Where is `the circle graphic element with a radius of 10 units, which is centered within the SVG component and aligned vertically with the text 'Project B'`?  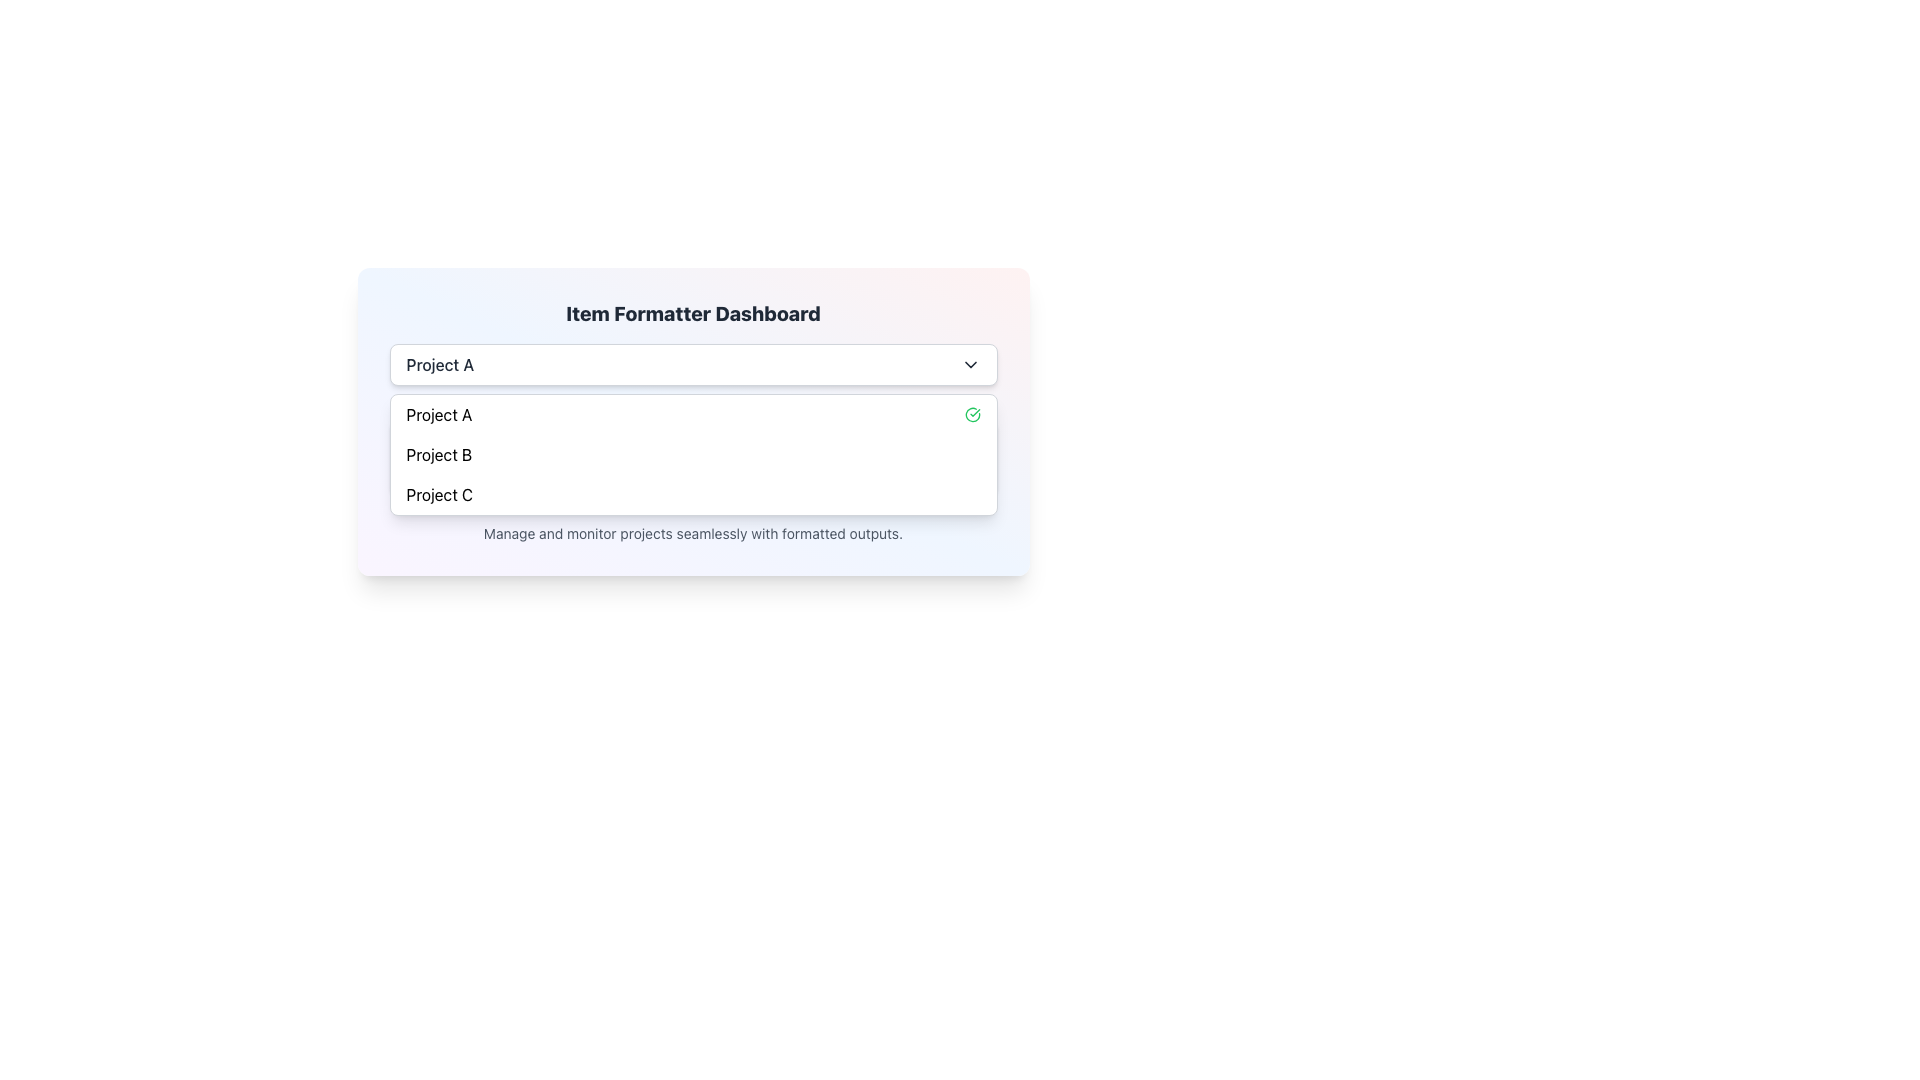 the circle graphic element with a radius of 10 units, which is centered within the SVG component and aligned vertically with the text 'Project B' is located at coordinates (417, 446).